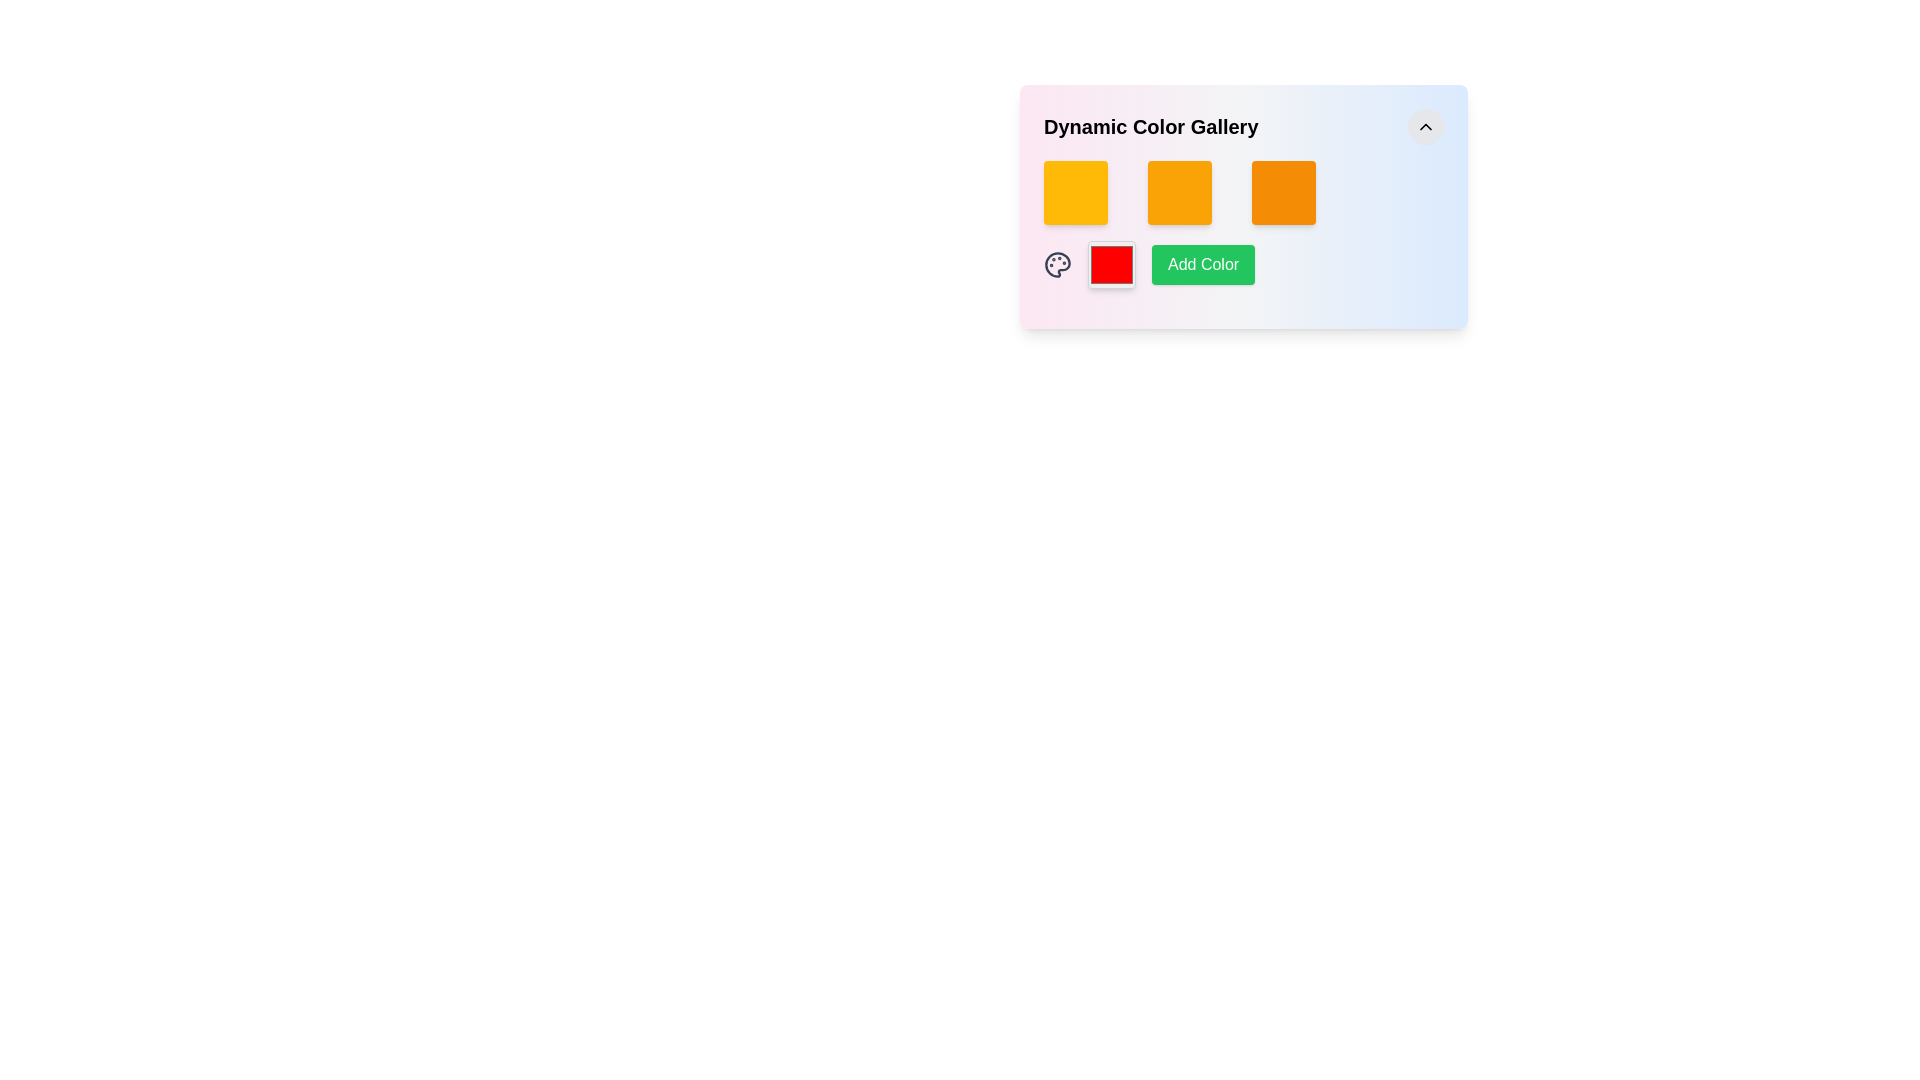  I want to click on the green 'Add Color' button located under the row of color squares in the 'Dynamic Color Gallery' section, so click(1242, 224).